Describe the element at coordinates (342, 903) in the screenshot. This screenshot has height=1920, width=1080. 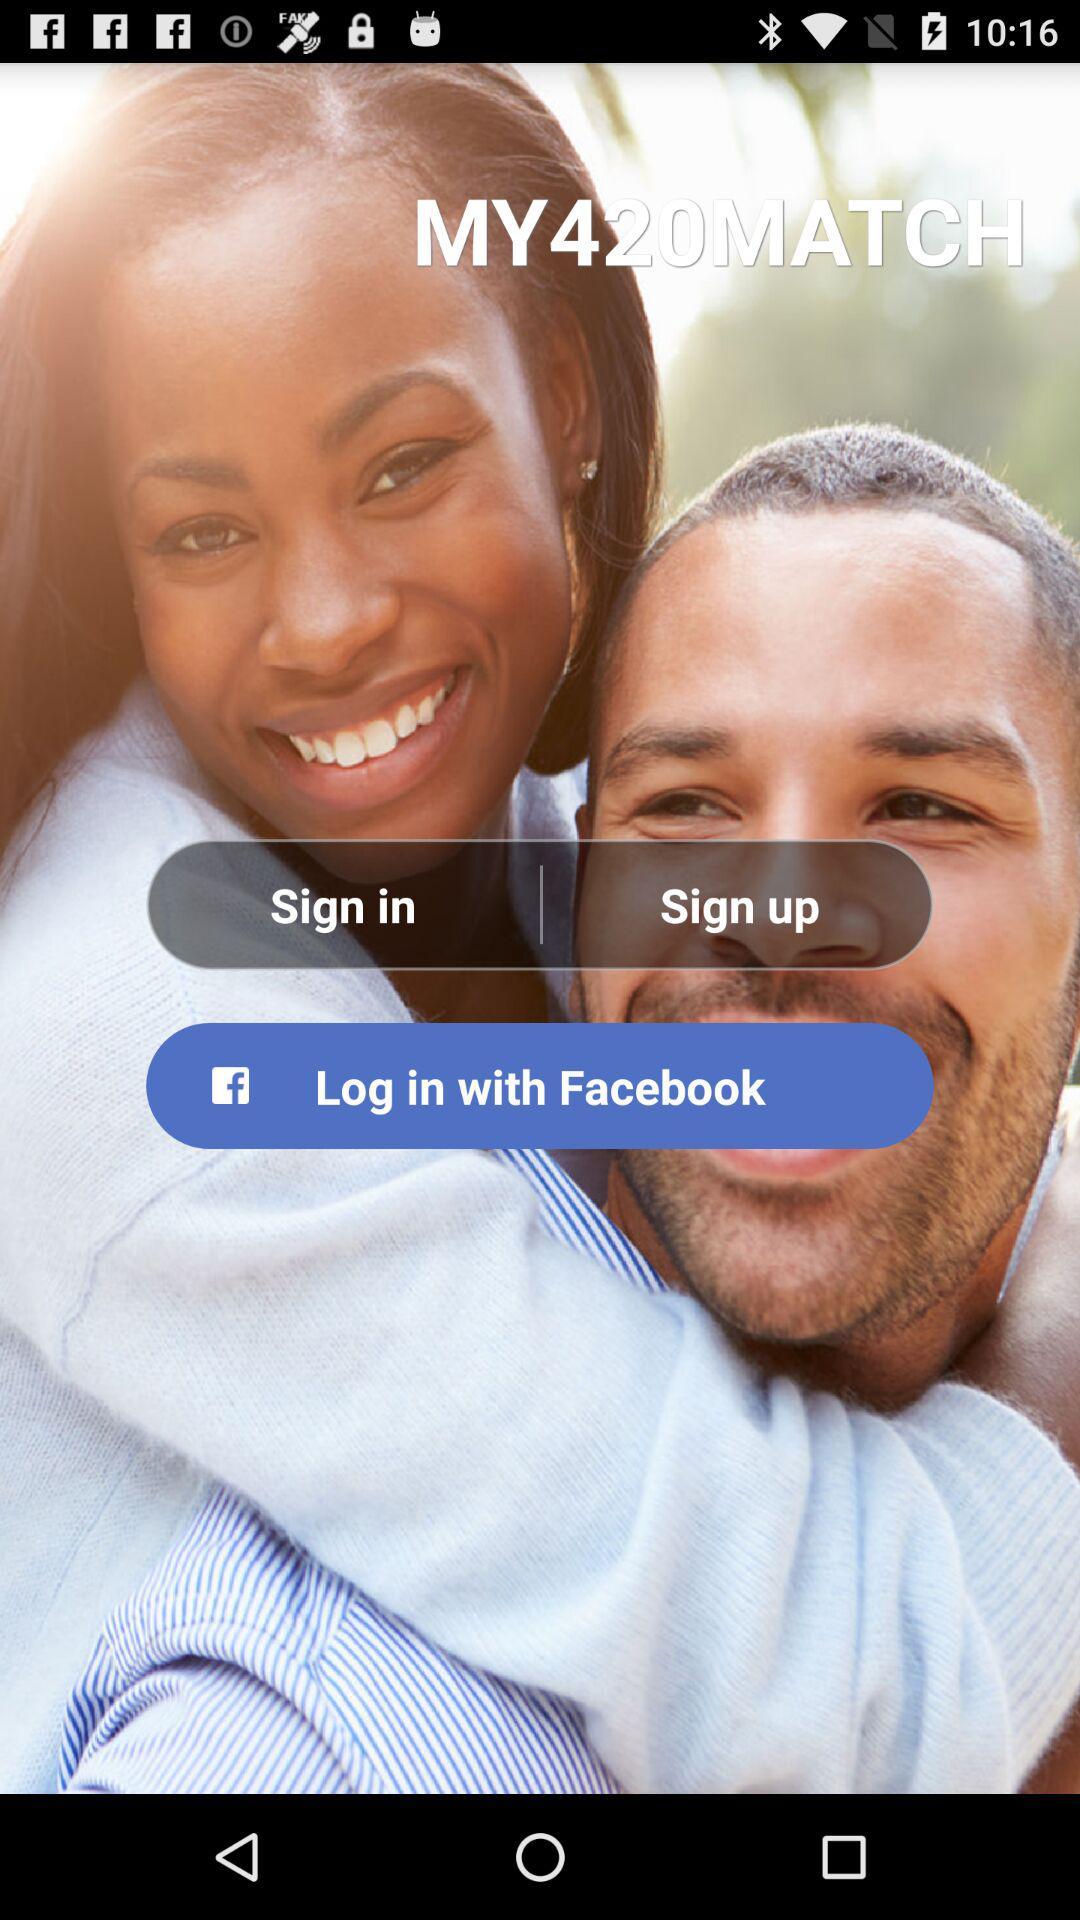
I see `the item below the my420match app` at that location.